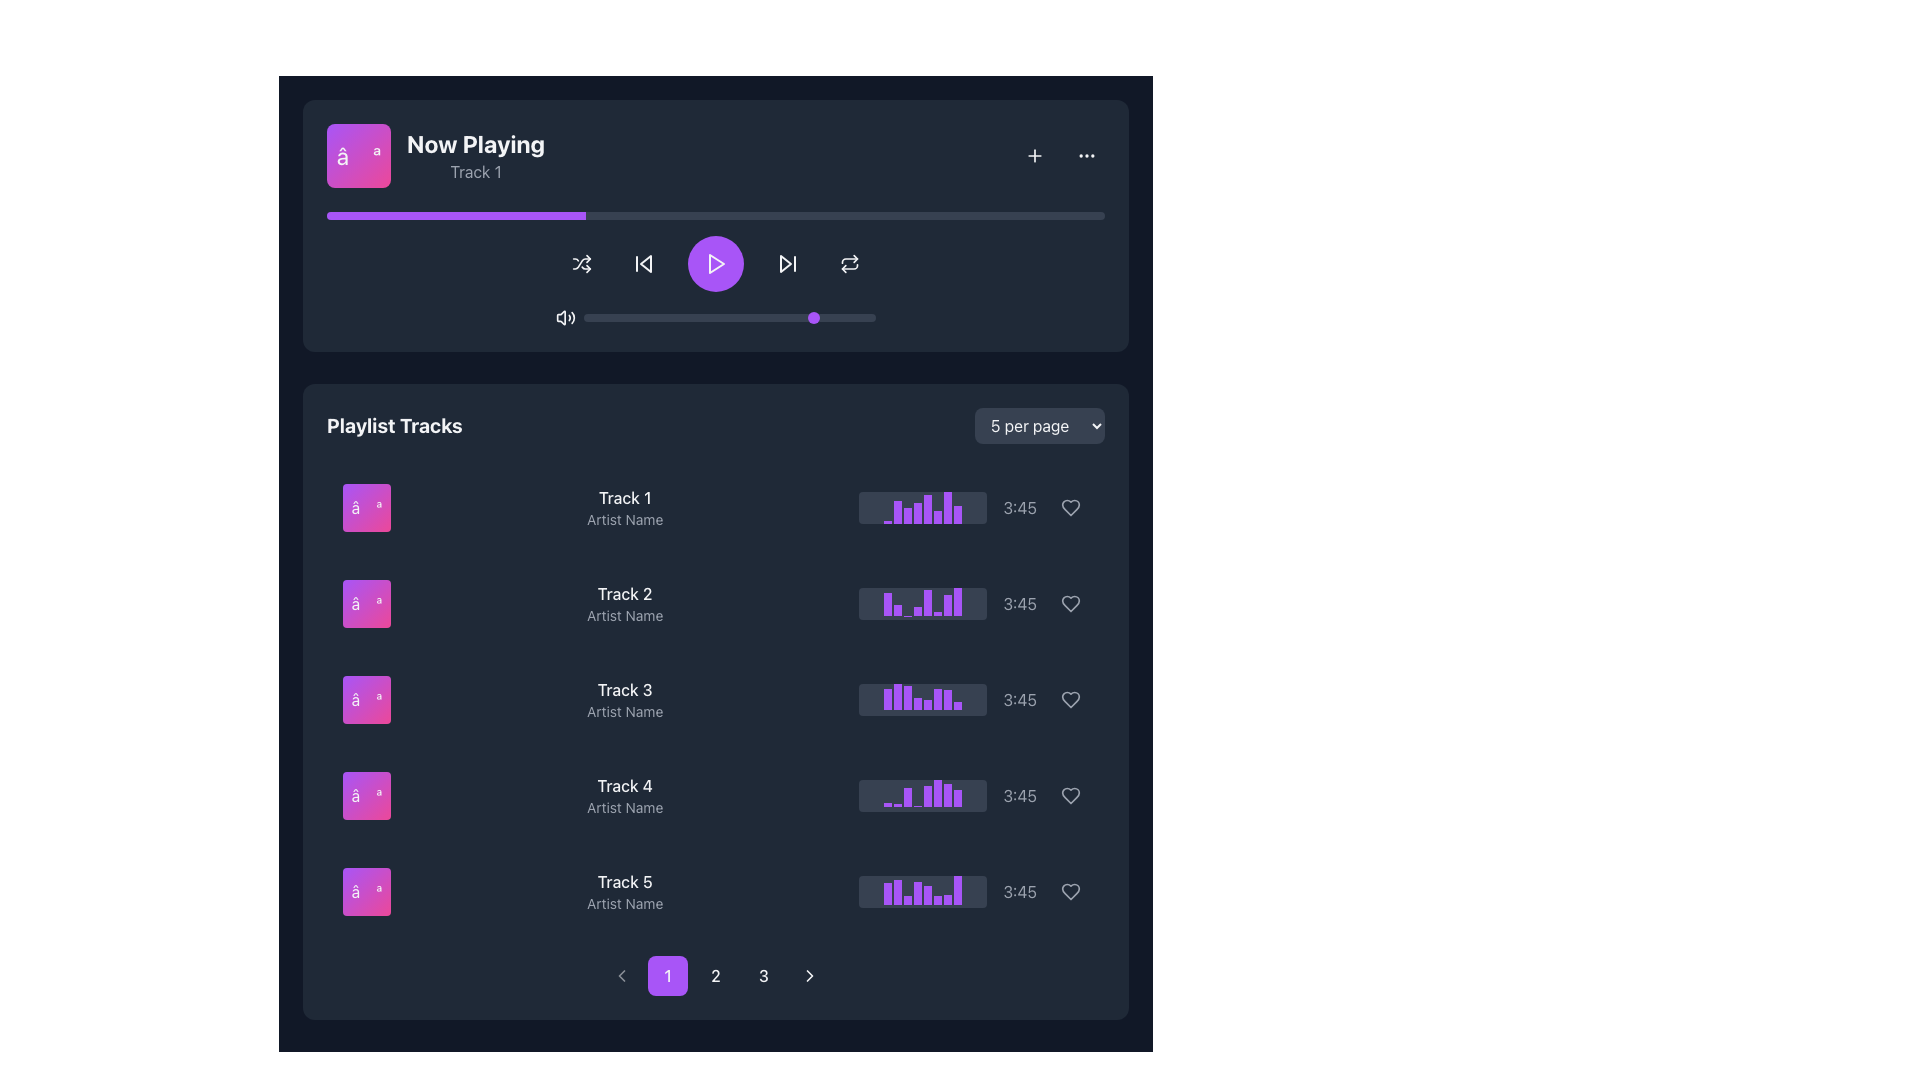  What do you see at coordinates (887, 893) in the screenshot?
I see `the bar chart element representing 'Track 5' to interpret the data associated with its intensity or frequency` at bounding box center [887, 893].